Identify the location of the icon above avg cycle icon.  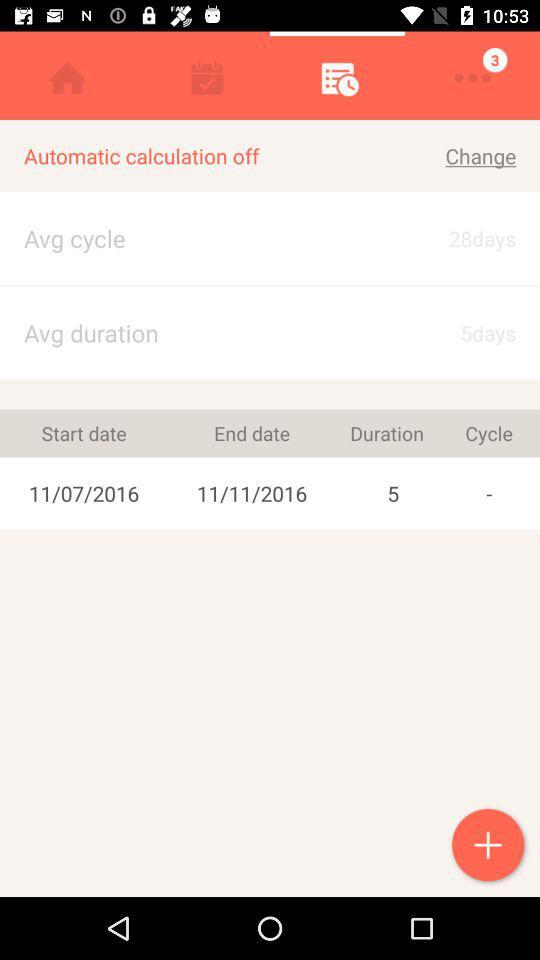
(203, 155).